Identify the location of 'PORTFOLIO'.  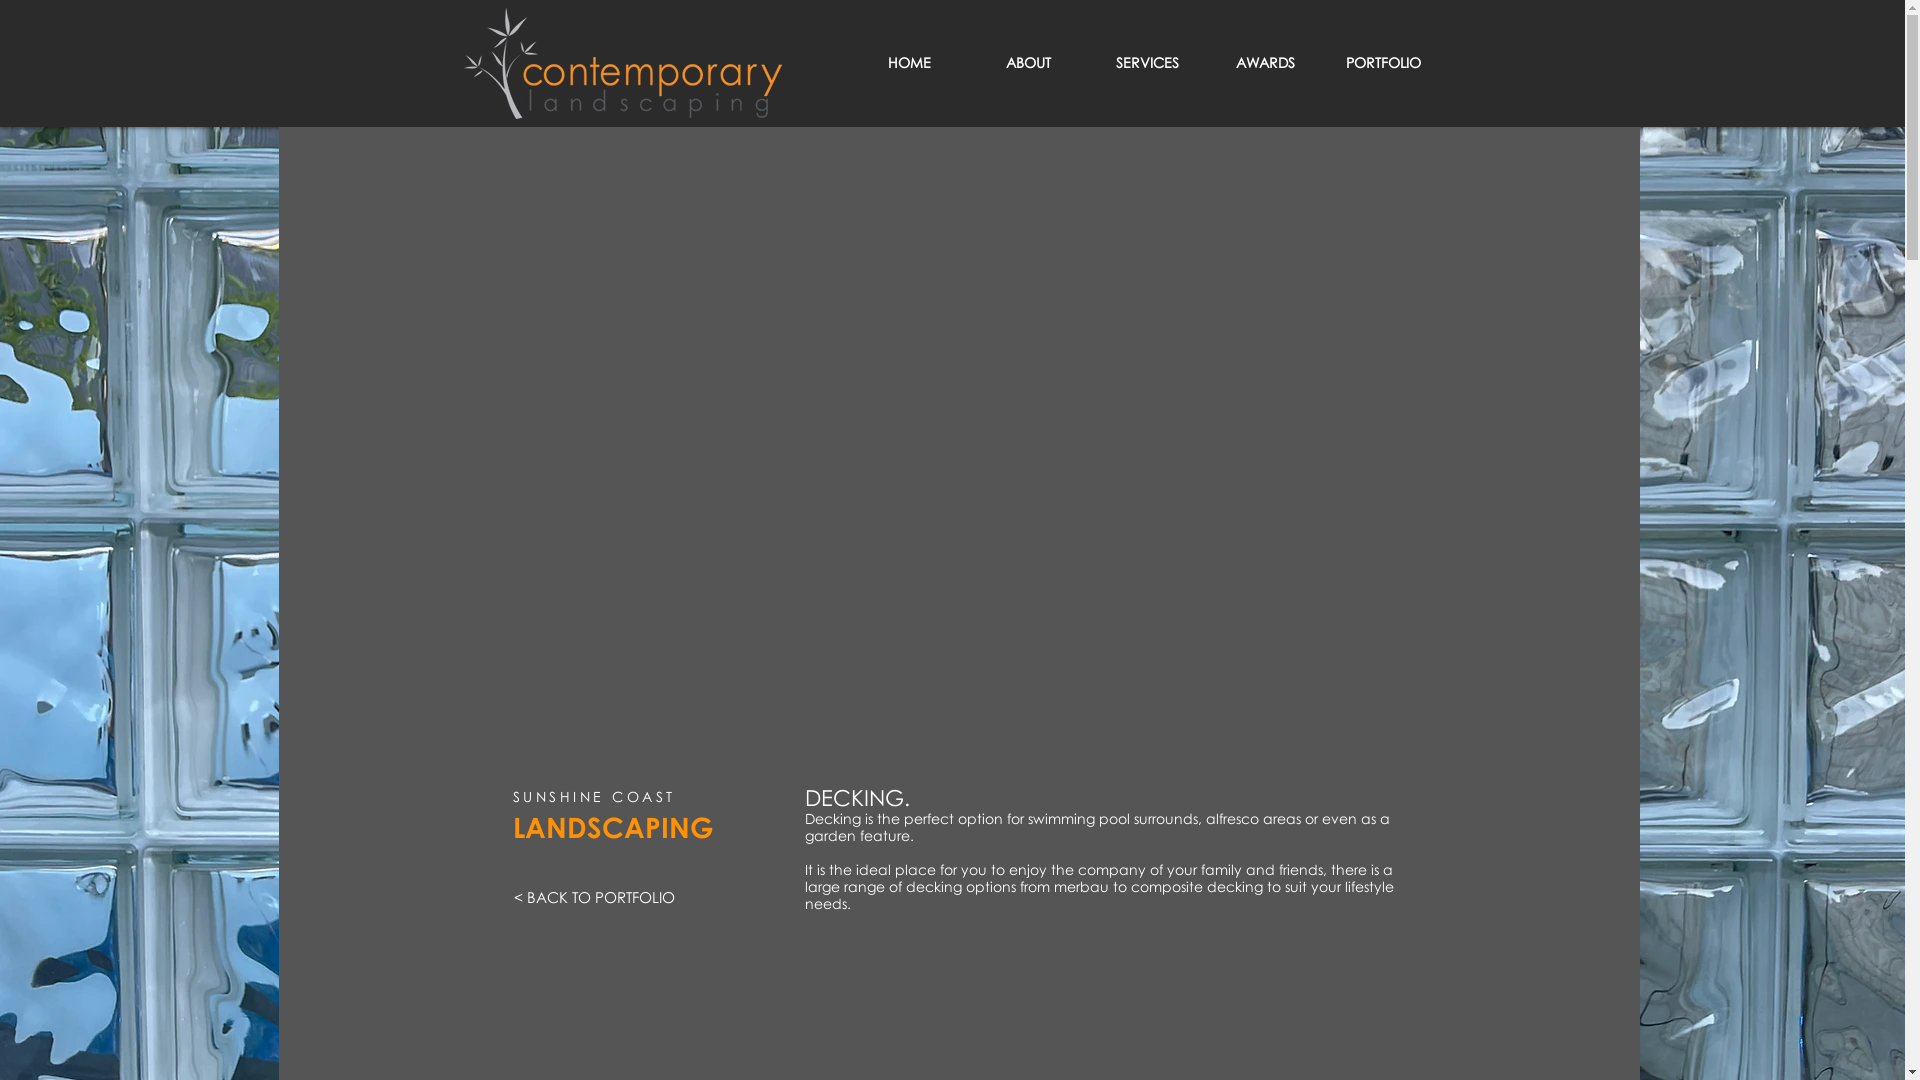
(1381, 61).